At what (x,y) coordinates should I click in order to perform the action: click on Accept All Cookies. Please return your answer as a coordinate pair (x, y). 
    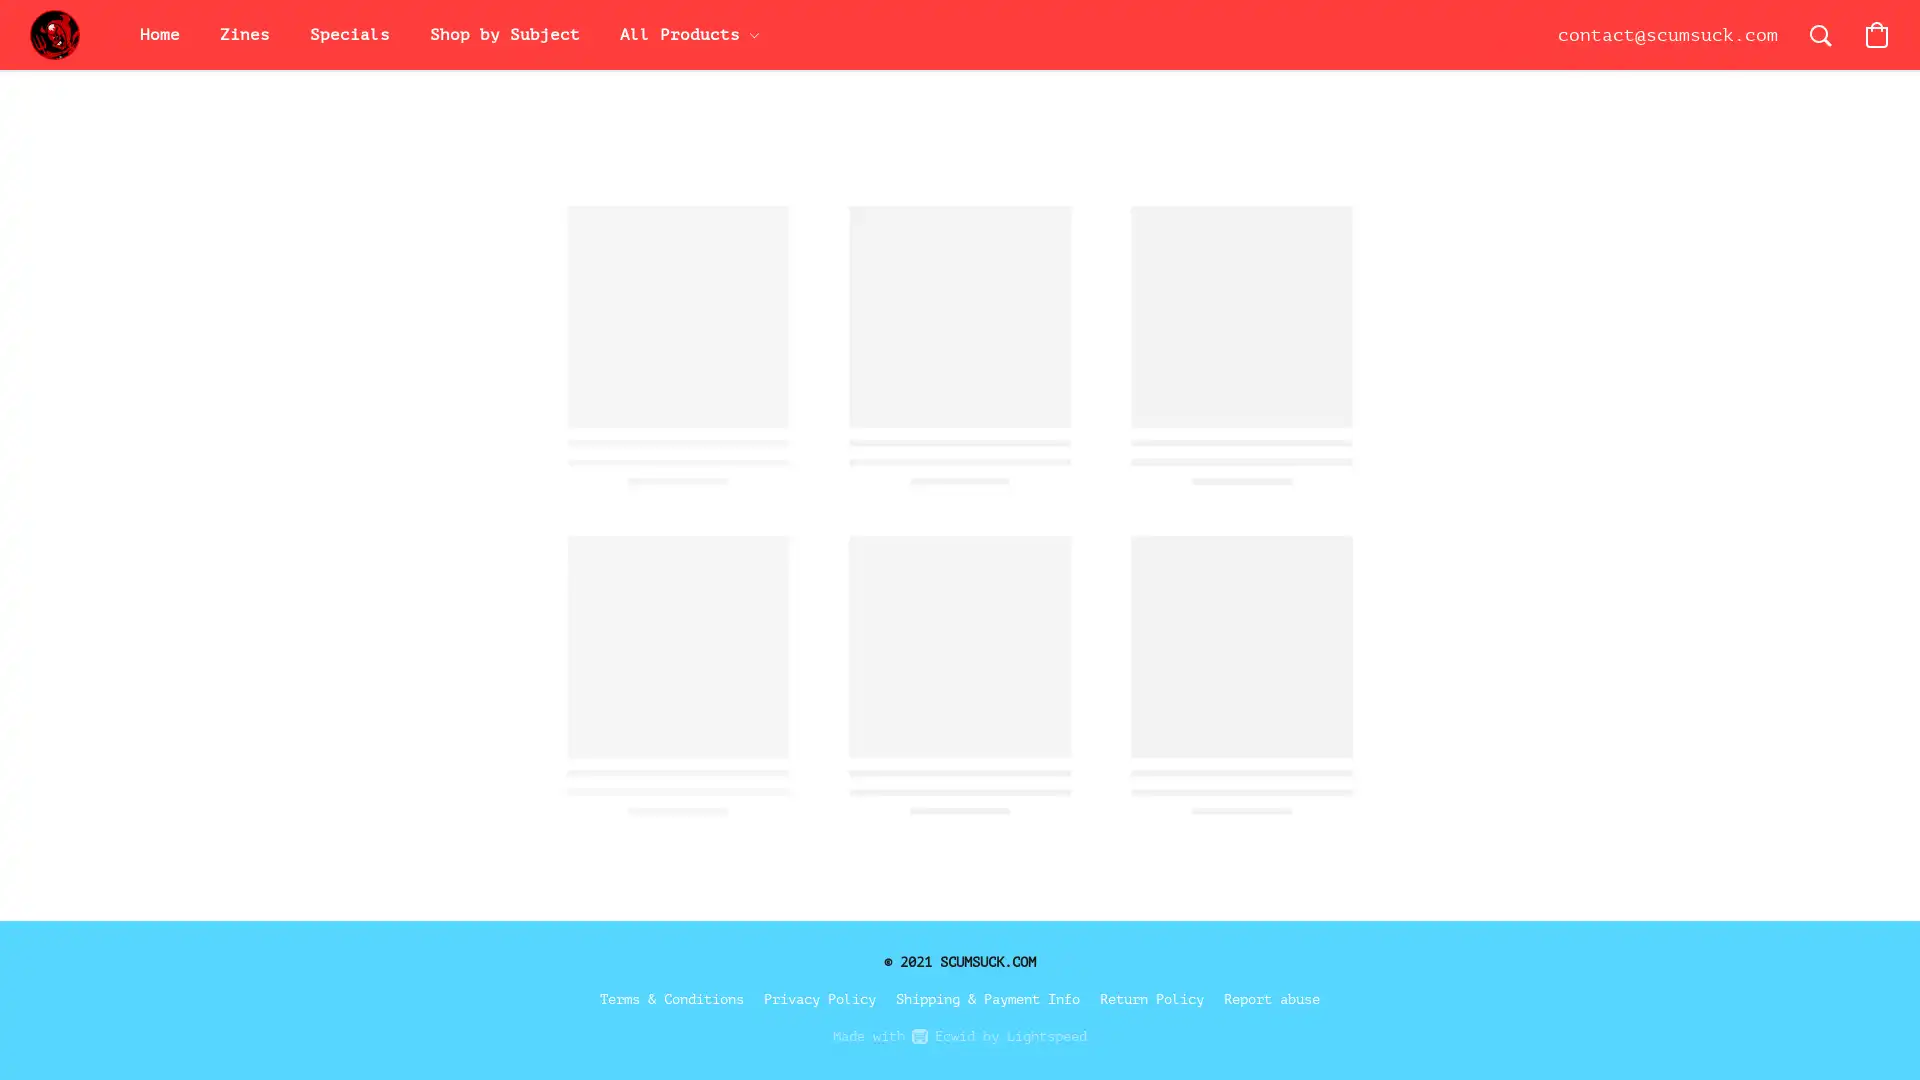
    Looking at the image, I should click on (1637, 663).